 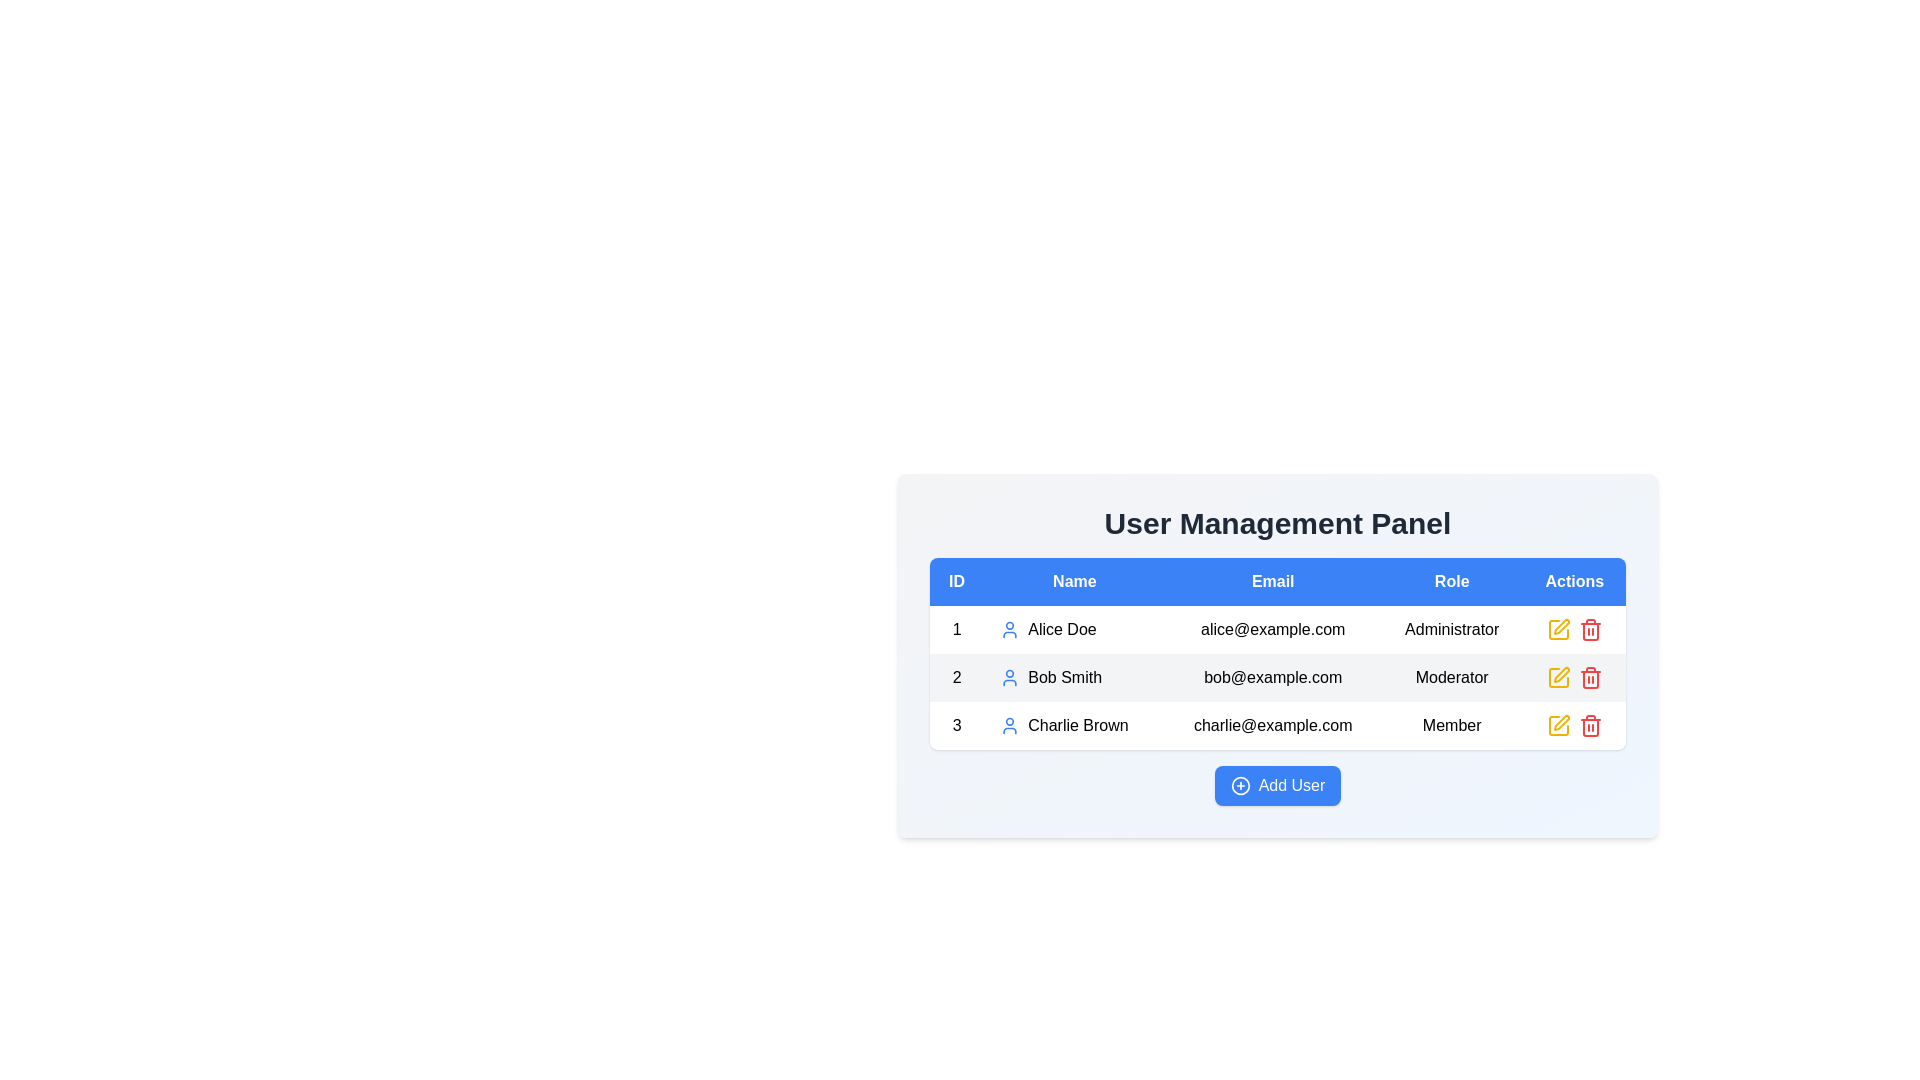 What do you see at coordinates (1573, 725) in the screenshot?
I see `the yellow edit icon in the last row of the user table under the 'Actions' column` at bounding box center [1573, 725].